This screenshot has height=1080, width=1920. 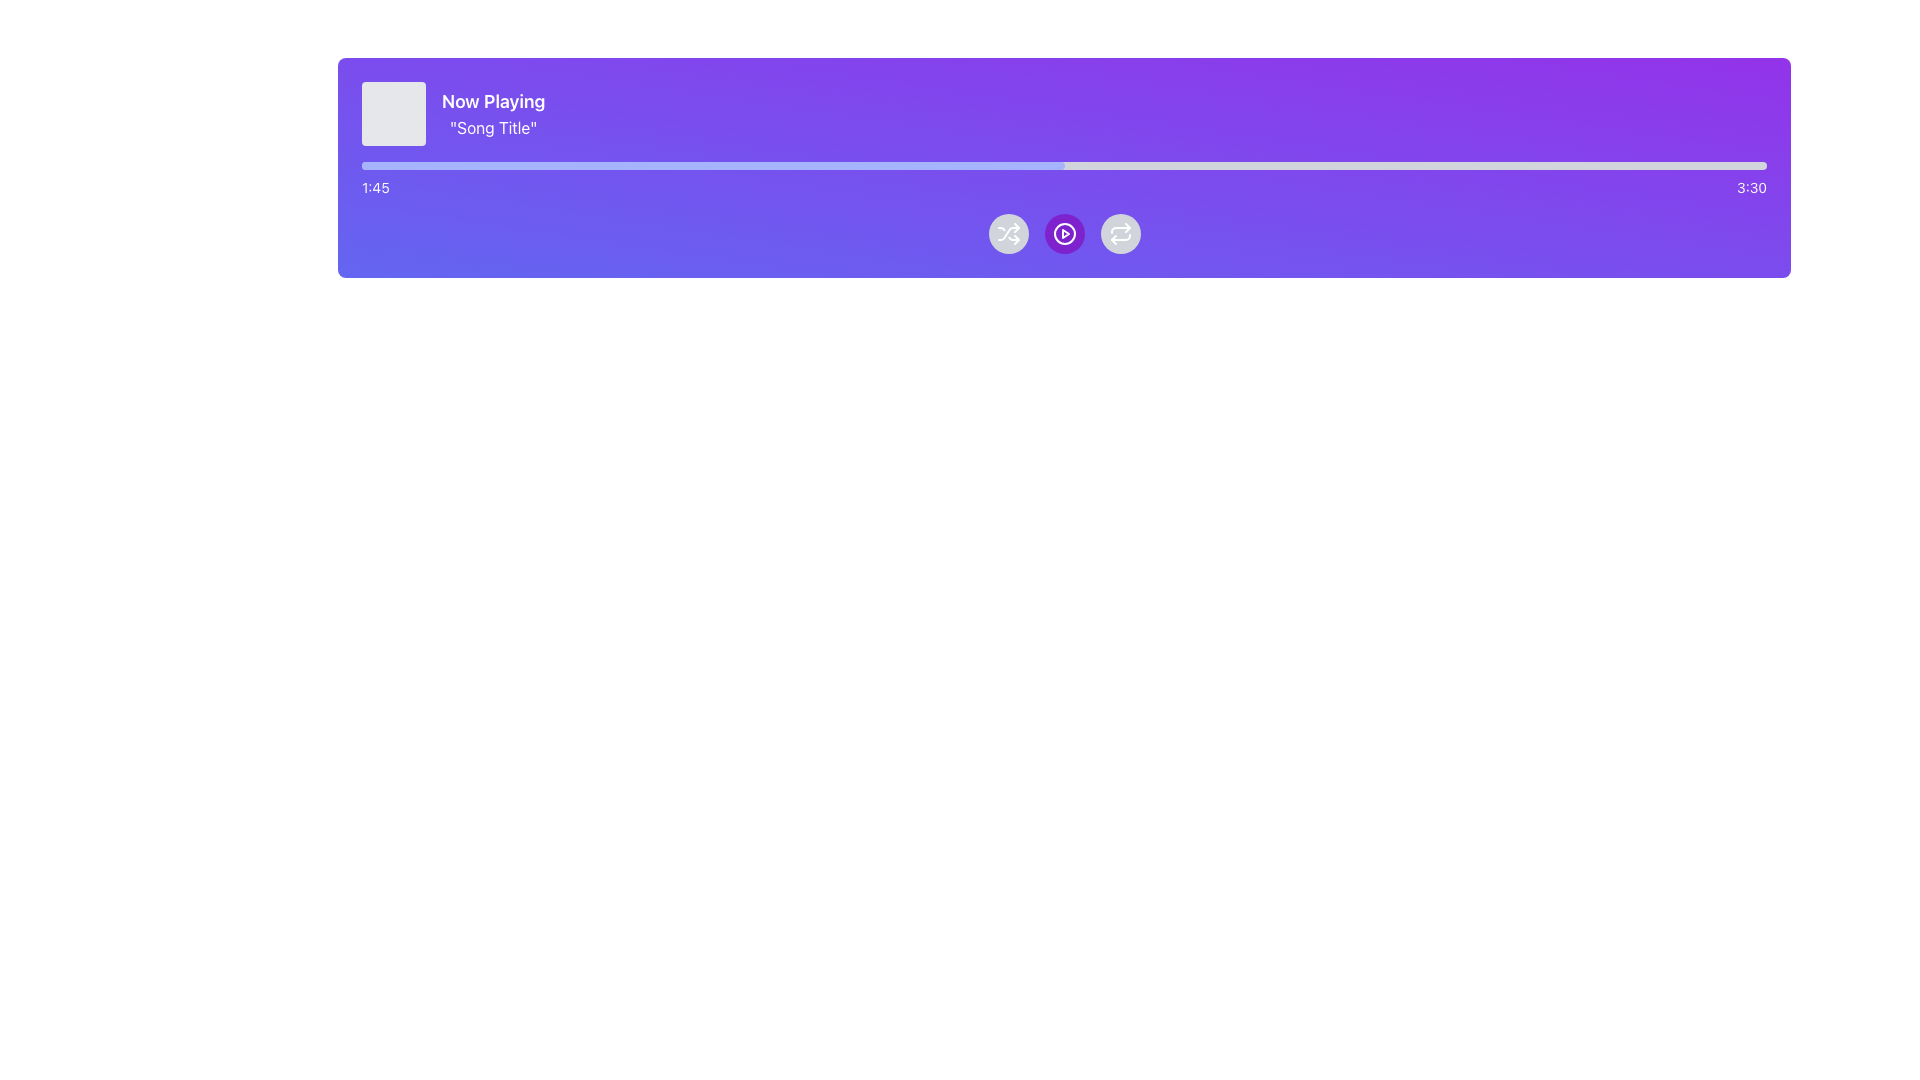 What do you see at coordinates (1049, 164) in the screenshot?
I see `playback progress` at bounding box center [1049, 164].